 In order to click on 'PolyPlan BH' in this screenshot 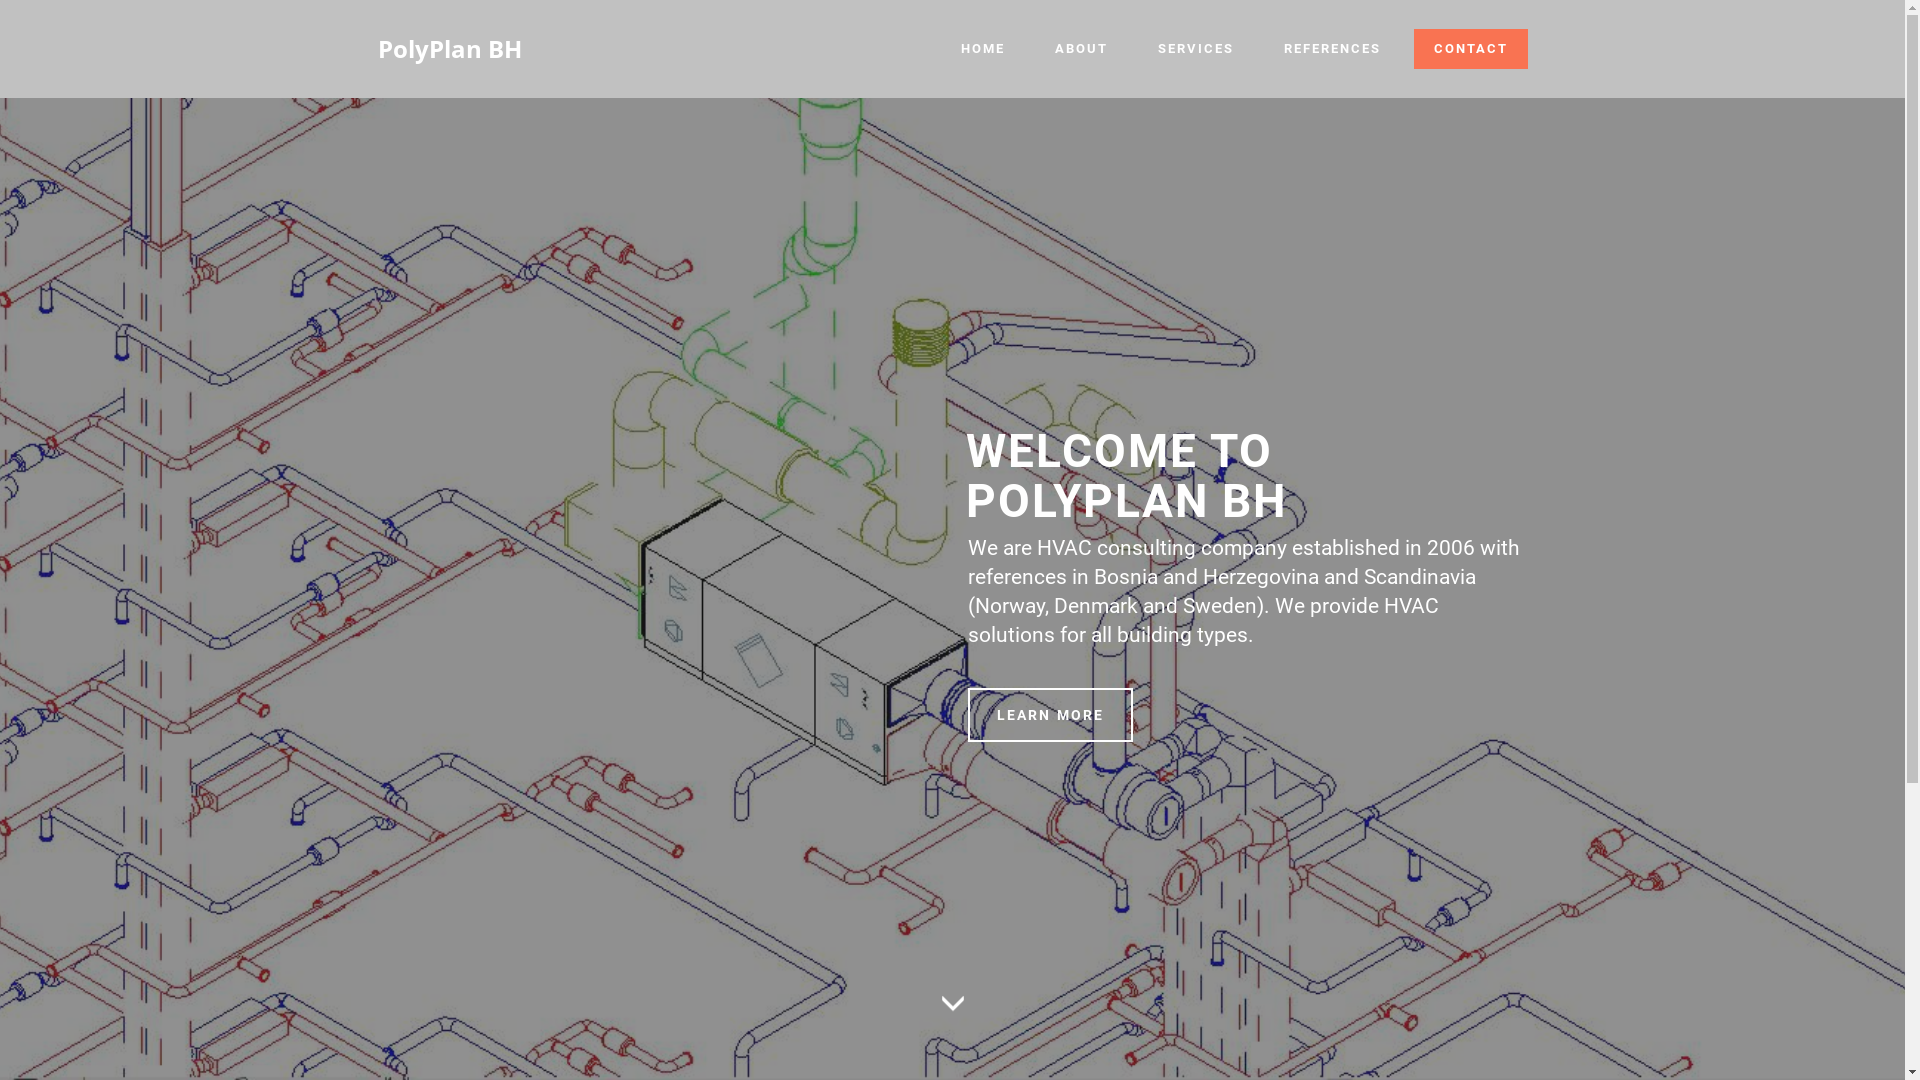, I will do `click(449, 48)`.